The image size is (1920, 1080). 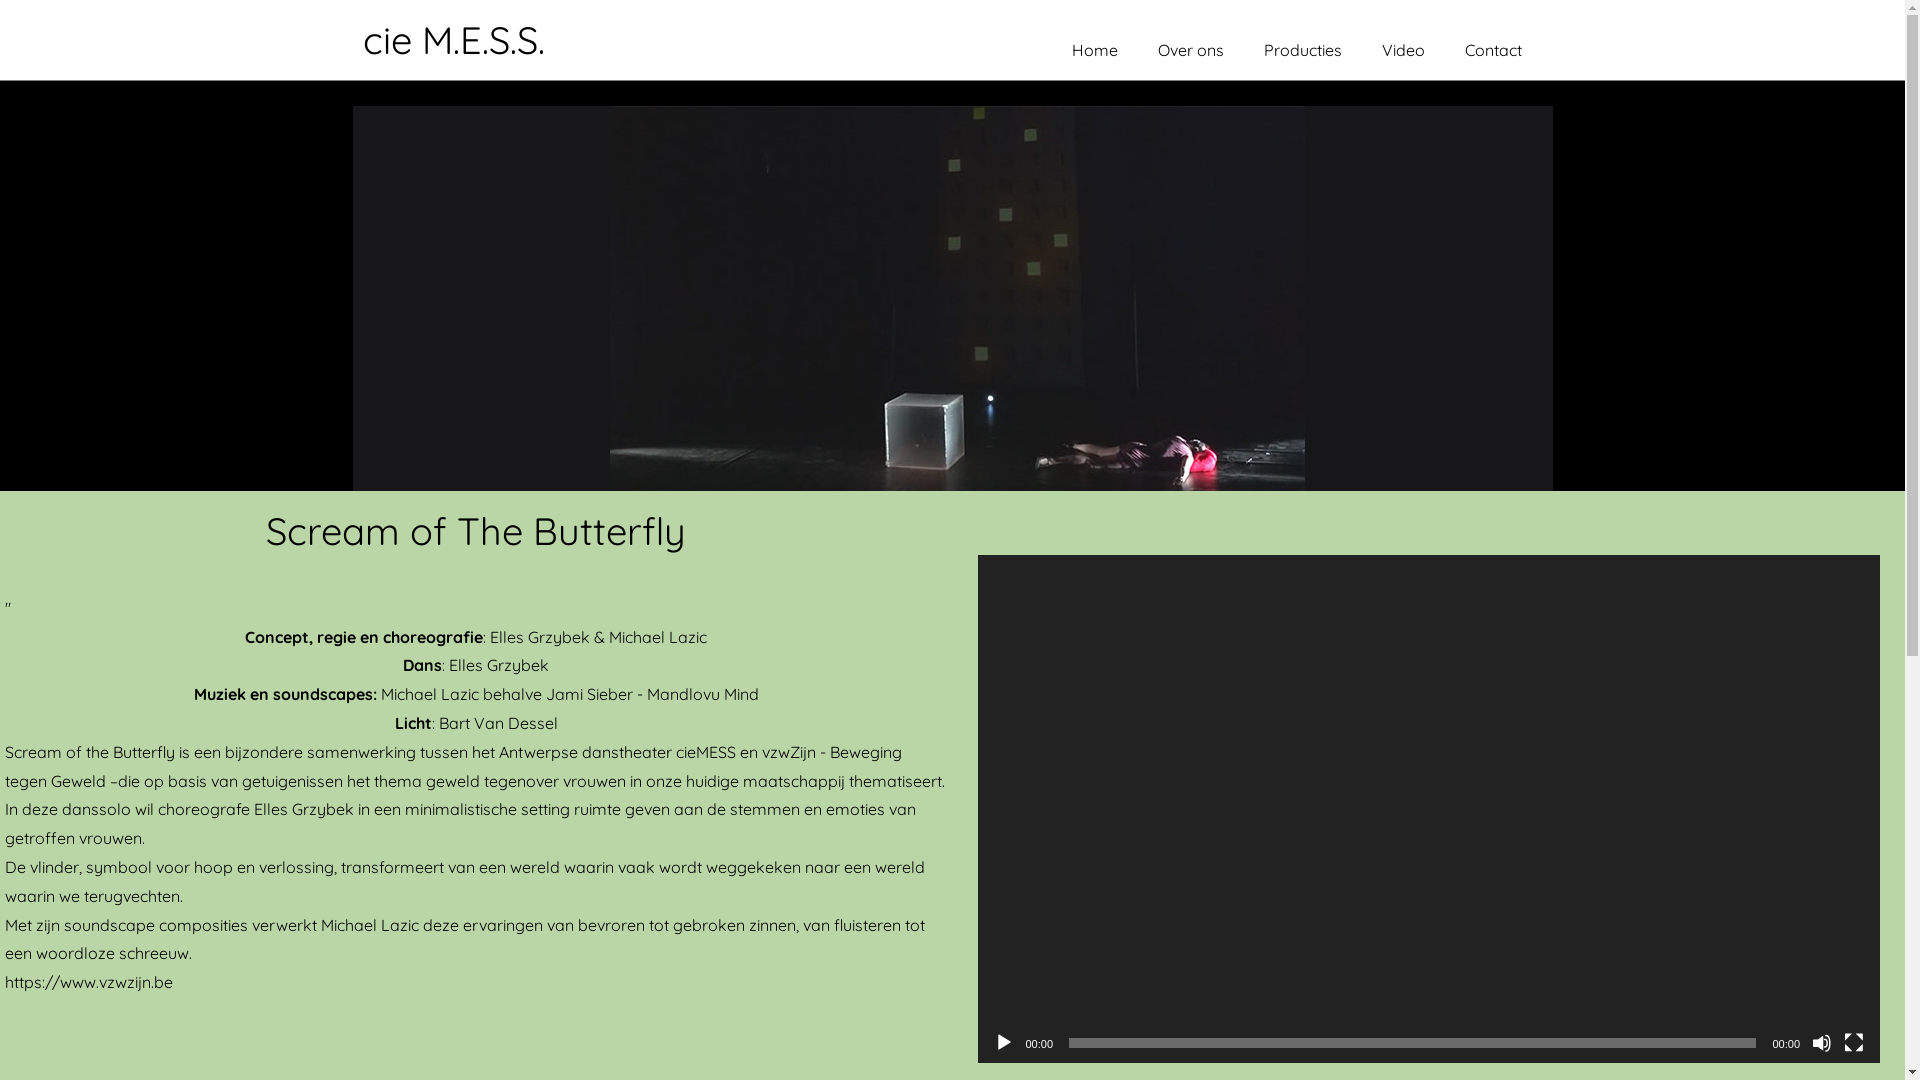 What do you see at coordinates (1093, 49) in the screenshot?
I see `'Home'` at bounding box center [1093, 49].